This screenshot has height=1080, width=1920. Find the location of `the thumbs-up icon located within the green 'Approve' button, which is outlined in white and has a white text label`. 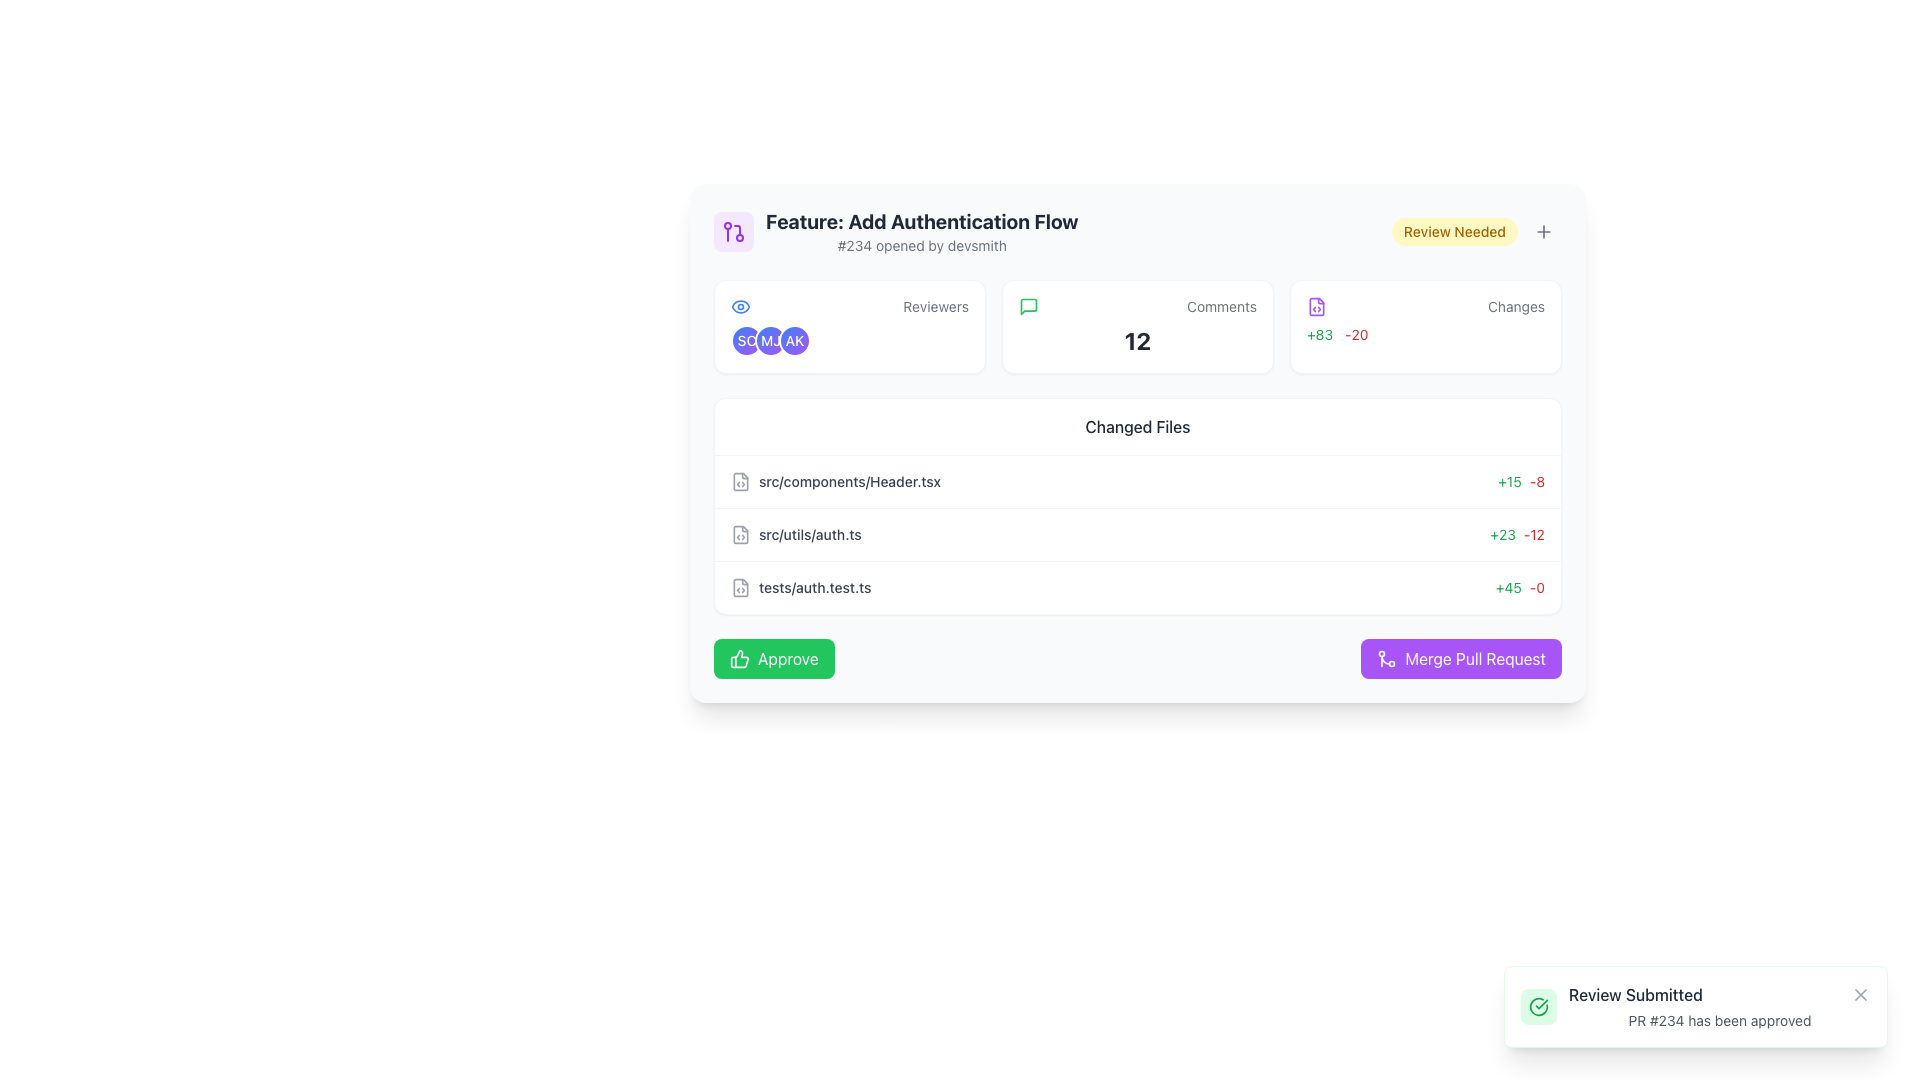

the thumbs-up icon located within the green 'Approve' button, which is outlined in white and has a white text label is located at coordinates (738, 659).